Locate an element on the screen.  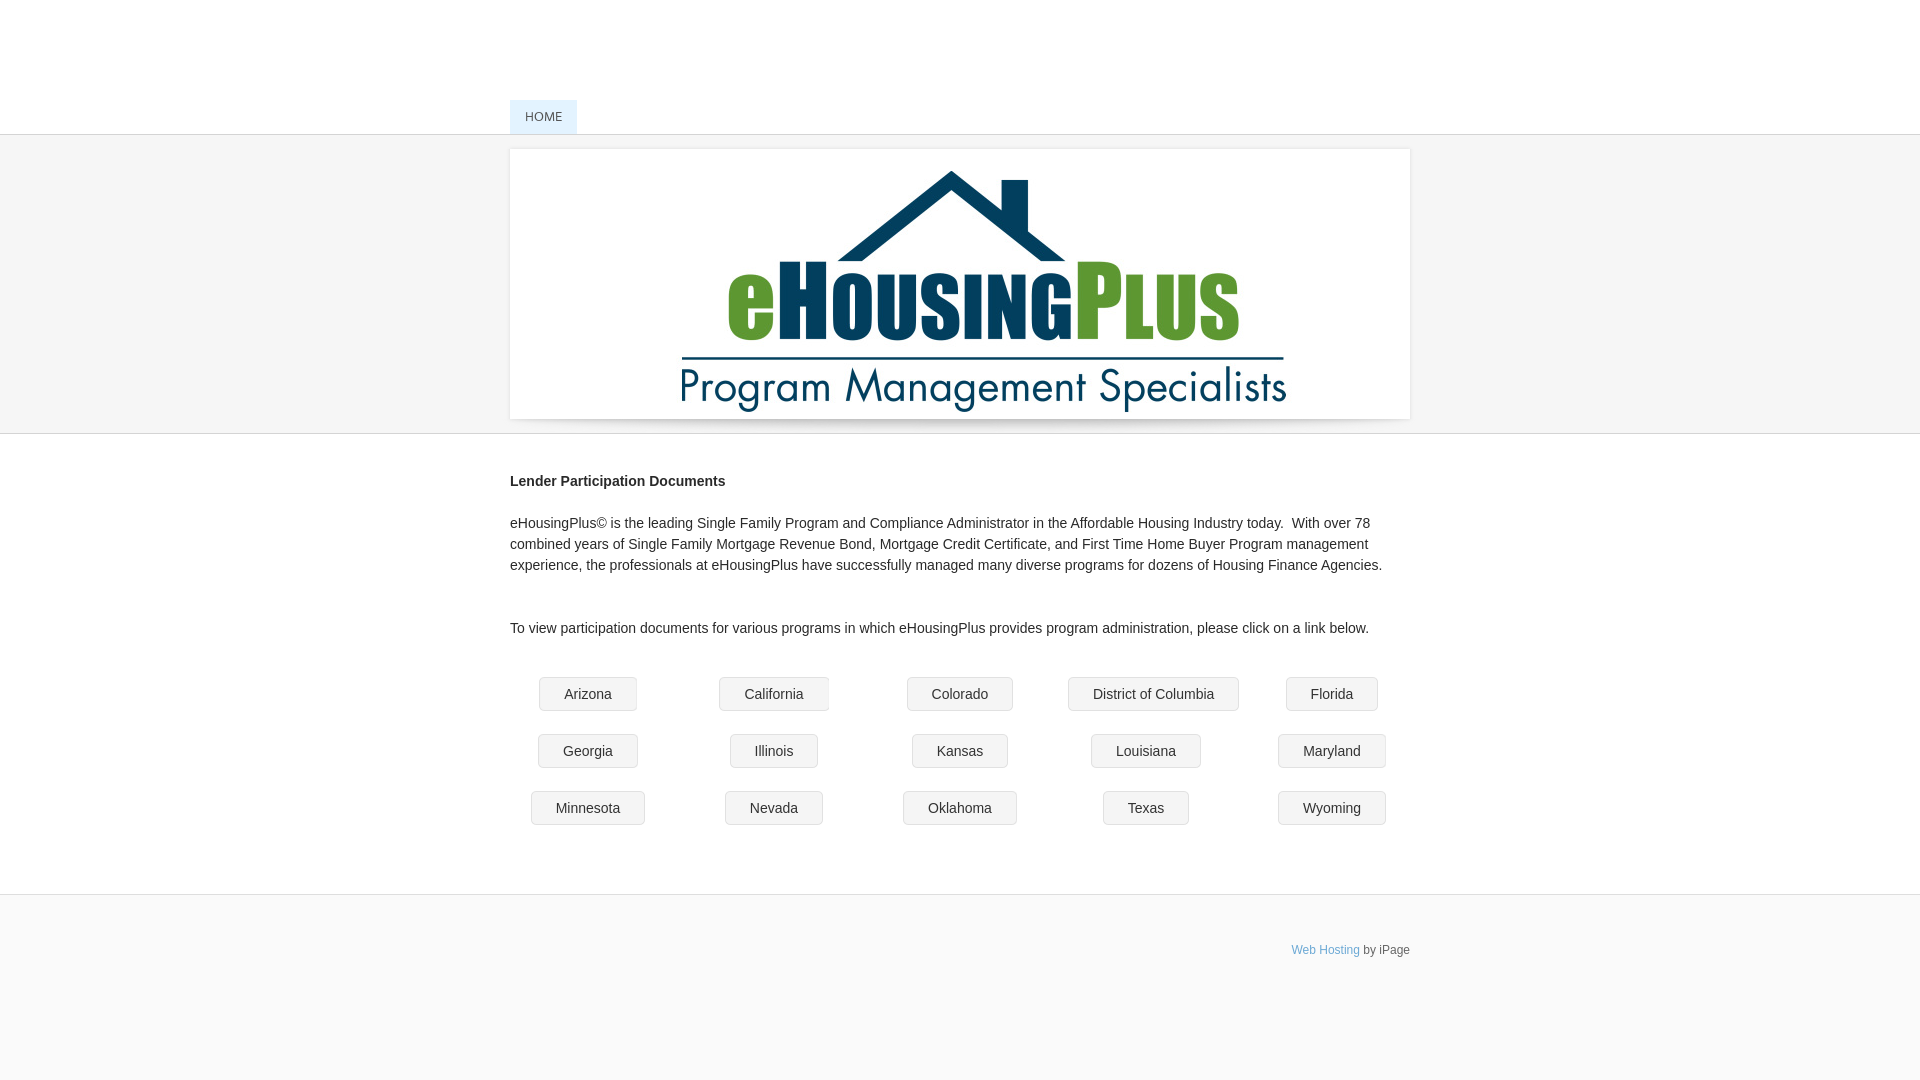
'Web Hosting' is located at coordinates (1324, 948).